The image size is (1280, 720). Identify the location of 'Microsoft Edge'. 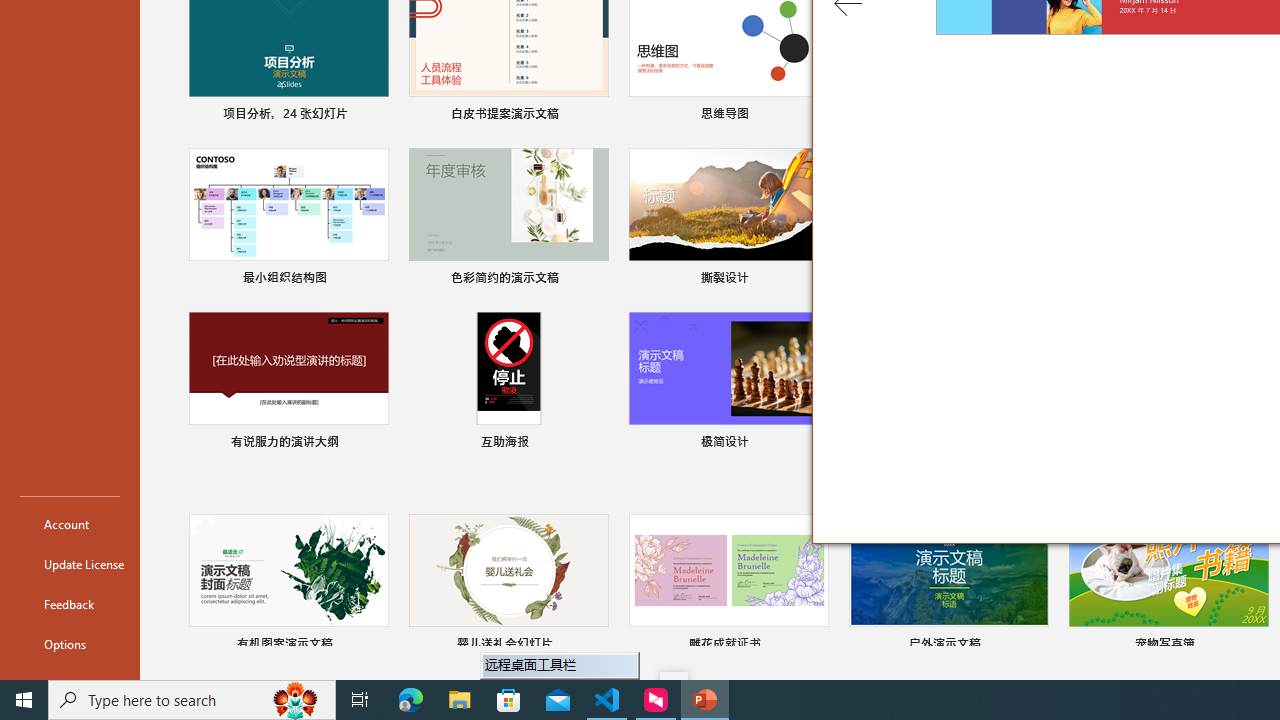
(410, 698).